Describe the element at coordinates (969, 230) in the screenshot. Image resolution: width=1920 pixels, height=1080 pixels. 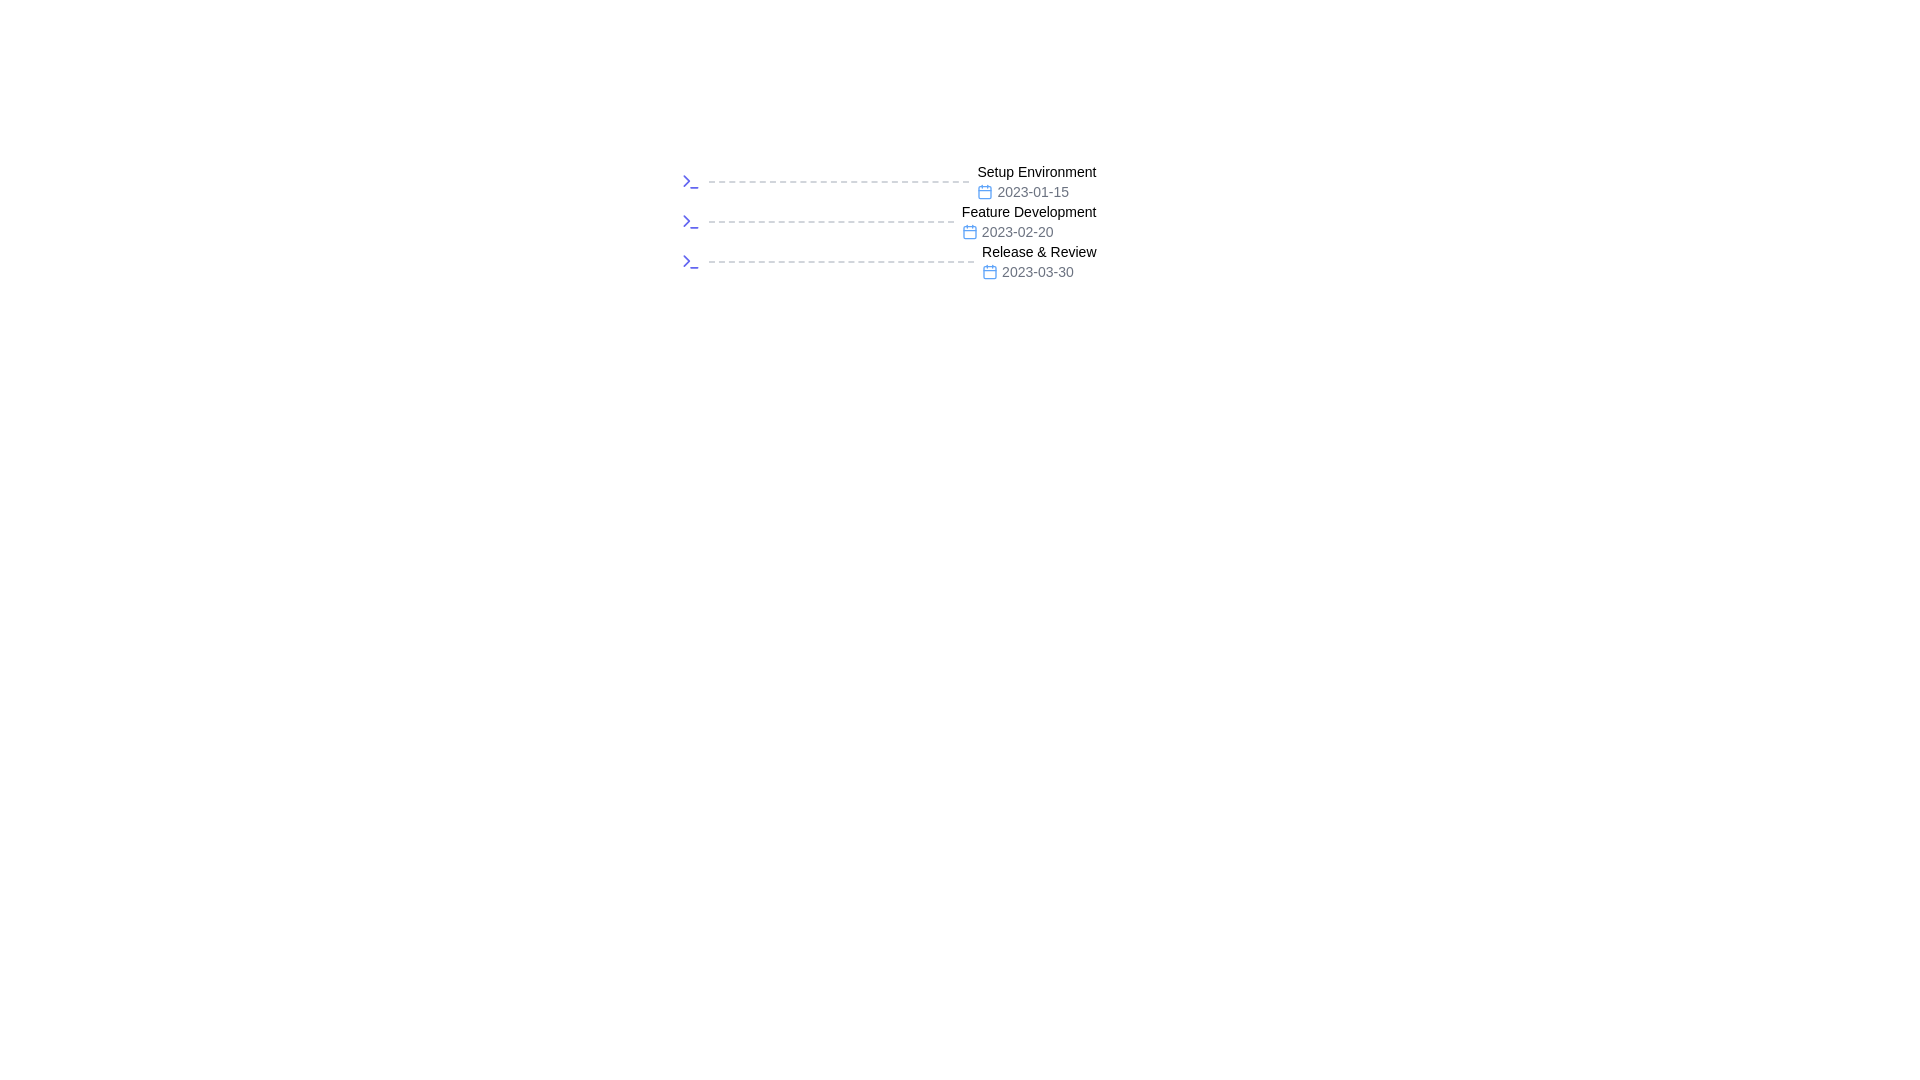
I see `the date icon indicating '2023-02-20', which is positioned to the left of the text '2023-02-20'` at that location.